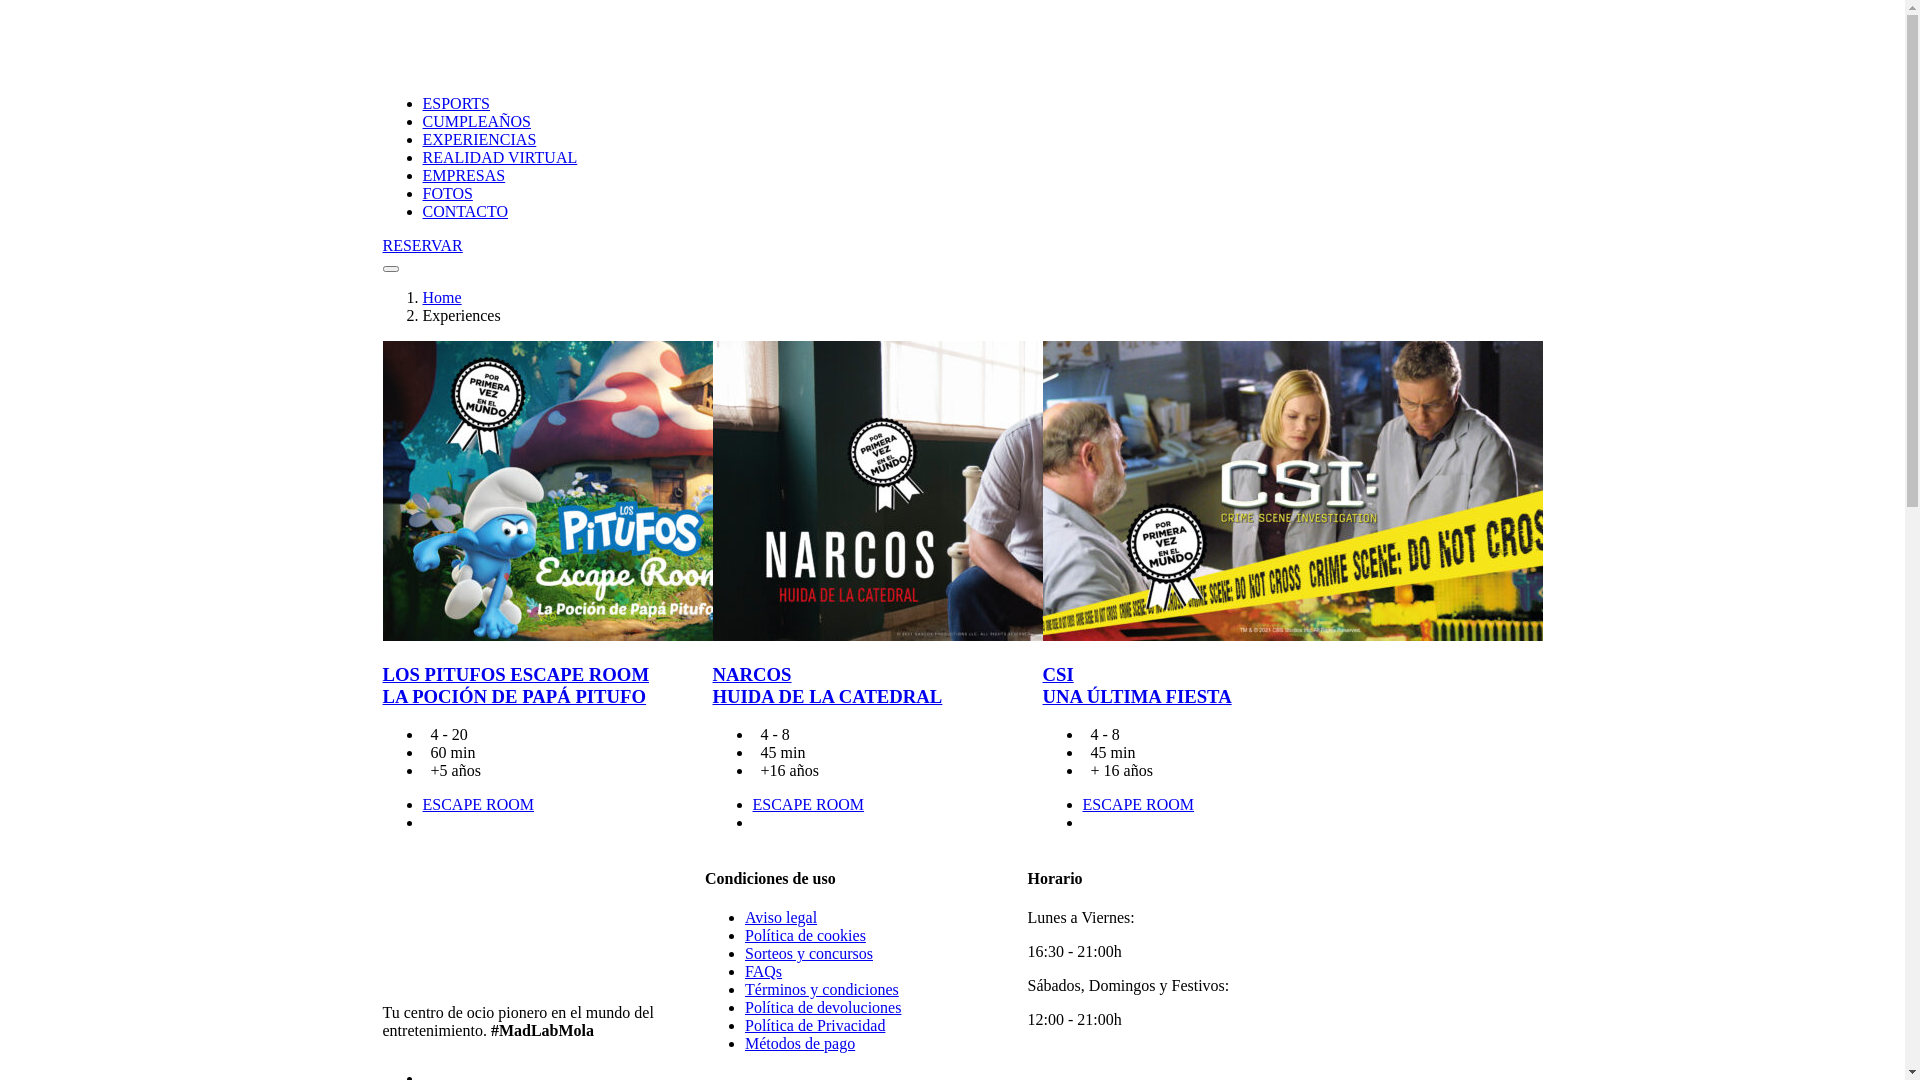 The width and height of the screenshot is (1920, 1080). Describe the element at coordinates (462, 174) in the screenshot. I see `'EMPRESAS'` at that location.